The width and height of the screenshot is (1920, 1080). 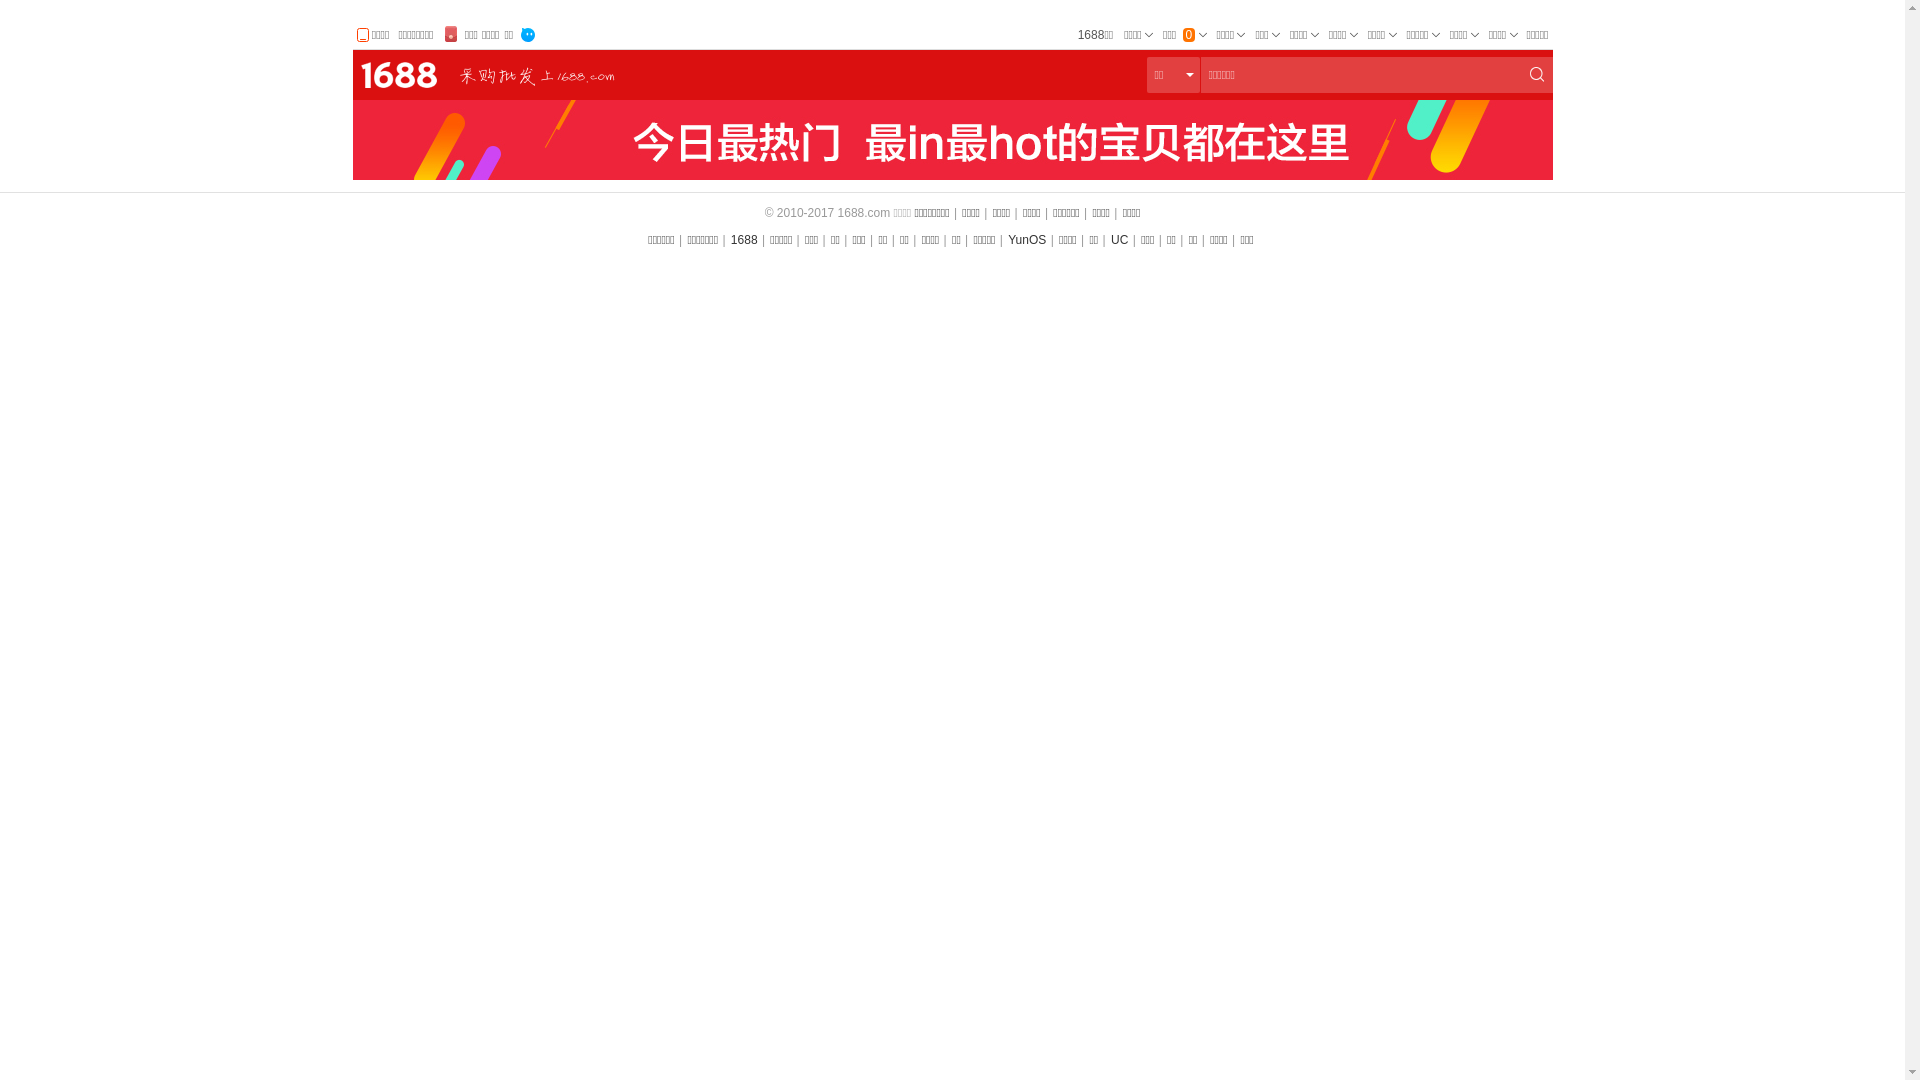 I want to click on 'YunOS', so click(x=1008, y=238).